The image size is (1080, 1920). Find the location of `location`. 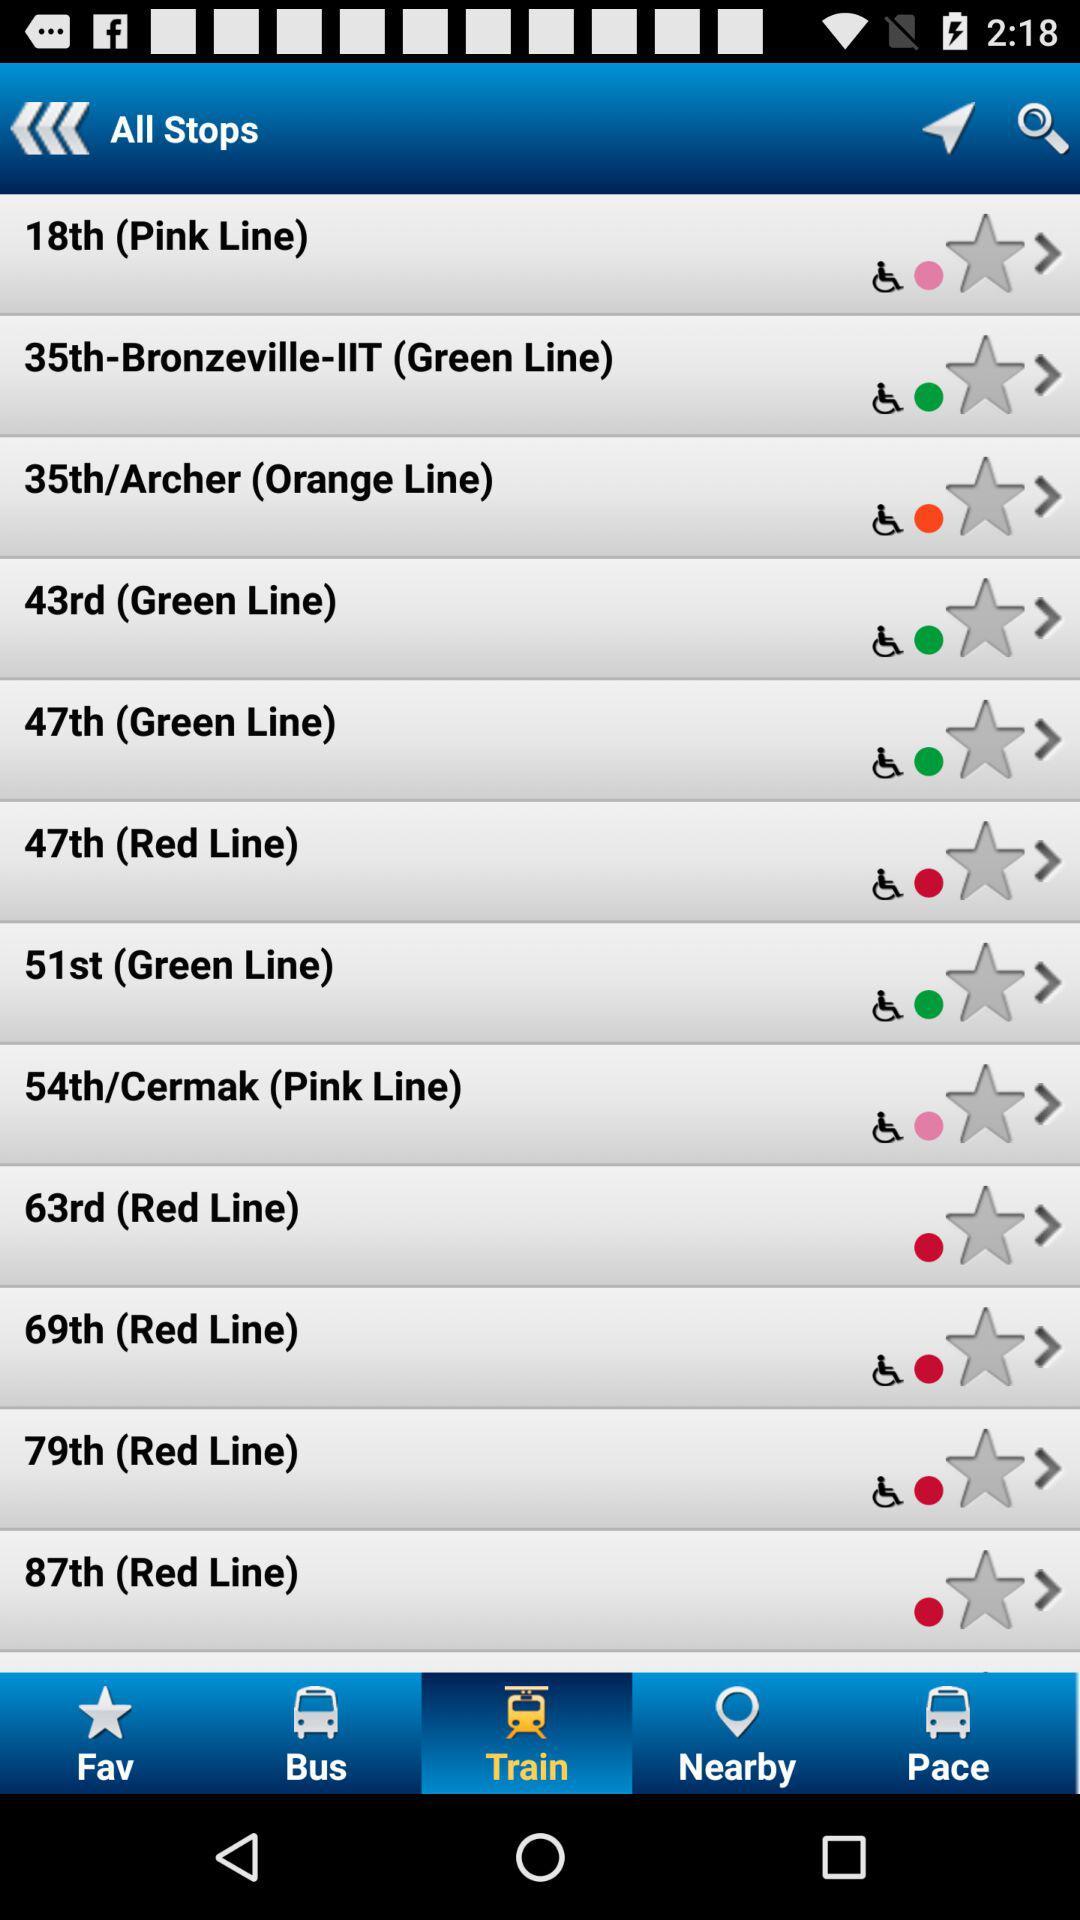

location is located at coordinates (947, 127).